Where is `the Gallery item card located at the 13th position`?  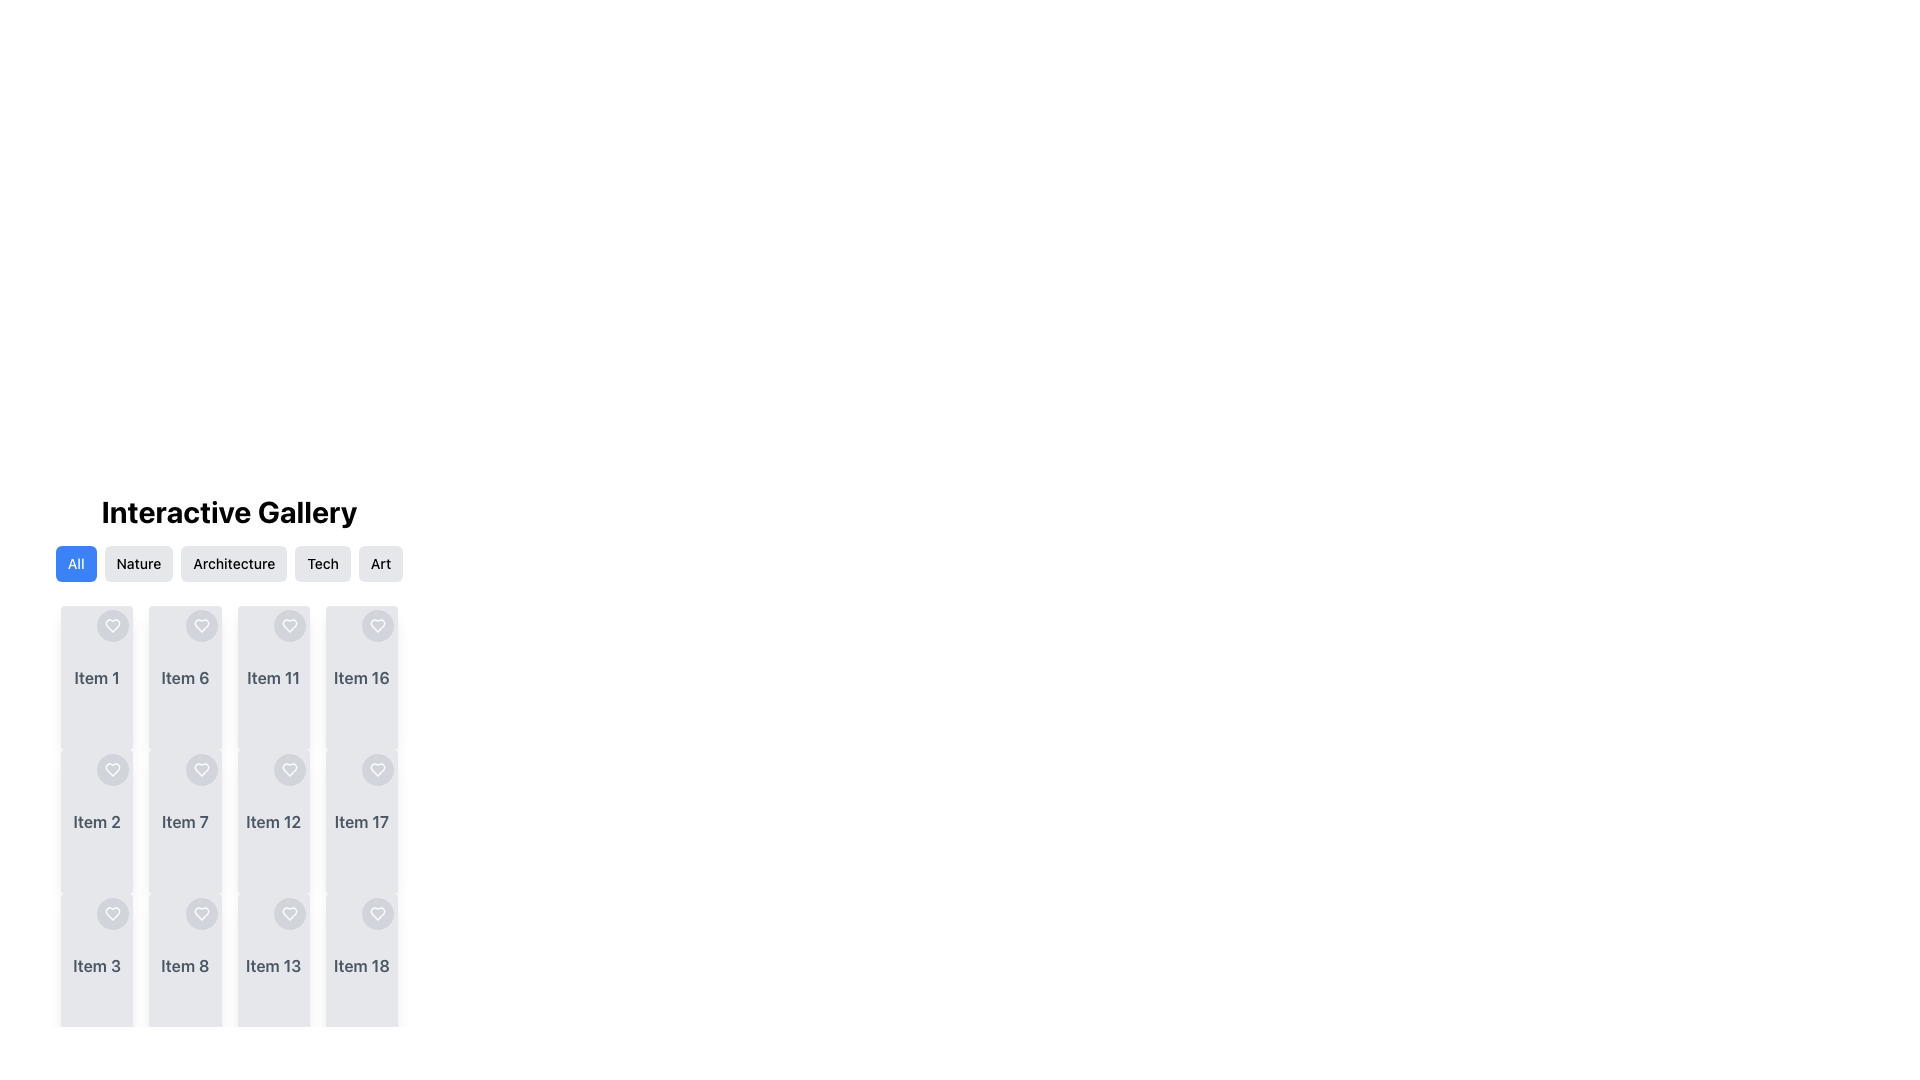
the Gallery item card located at the 13th position is located at coordinates (272, 964).